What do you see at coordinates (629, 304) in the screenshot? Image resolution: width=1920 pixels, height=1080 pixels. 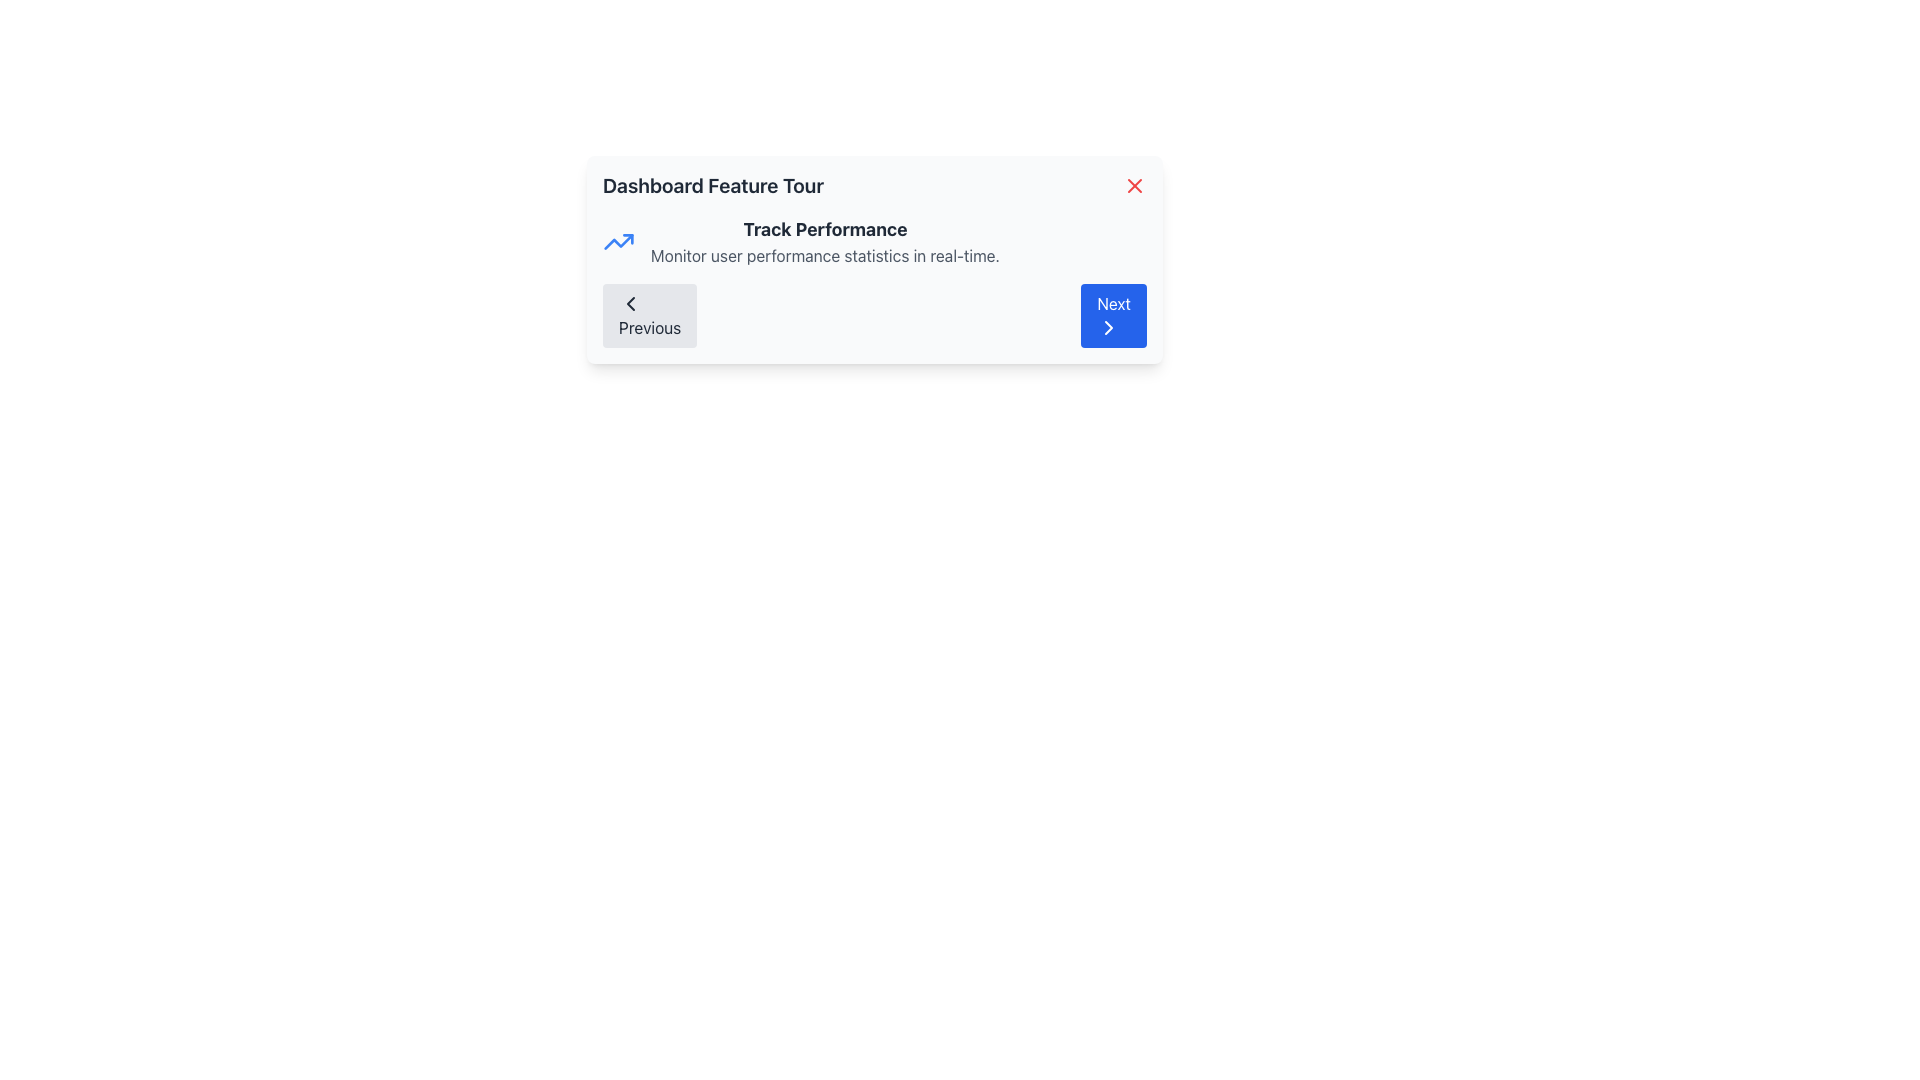 I see `the SVG chevron element representing the 'Previous' action within the tour navigation UI, located inside the button labeled 'Previous'` at bounding box center [629, 304].